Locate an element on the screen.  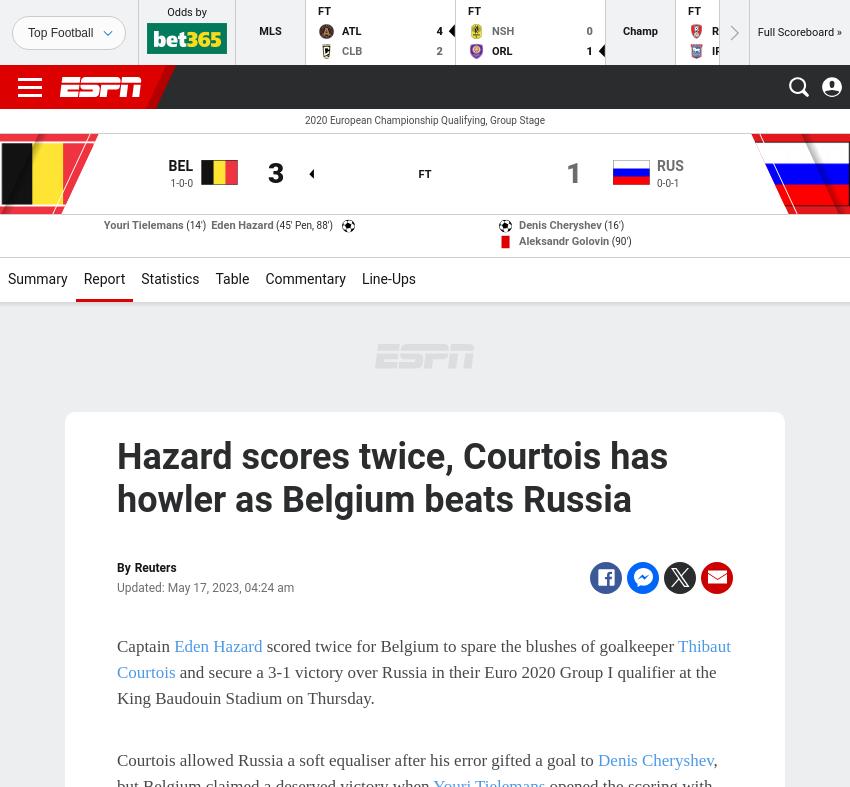
'scored twice for Belgium to spare the blushes of goalkeeper' is located at coordinates (469, 644).